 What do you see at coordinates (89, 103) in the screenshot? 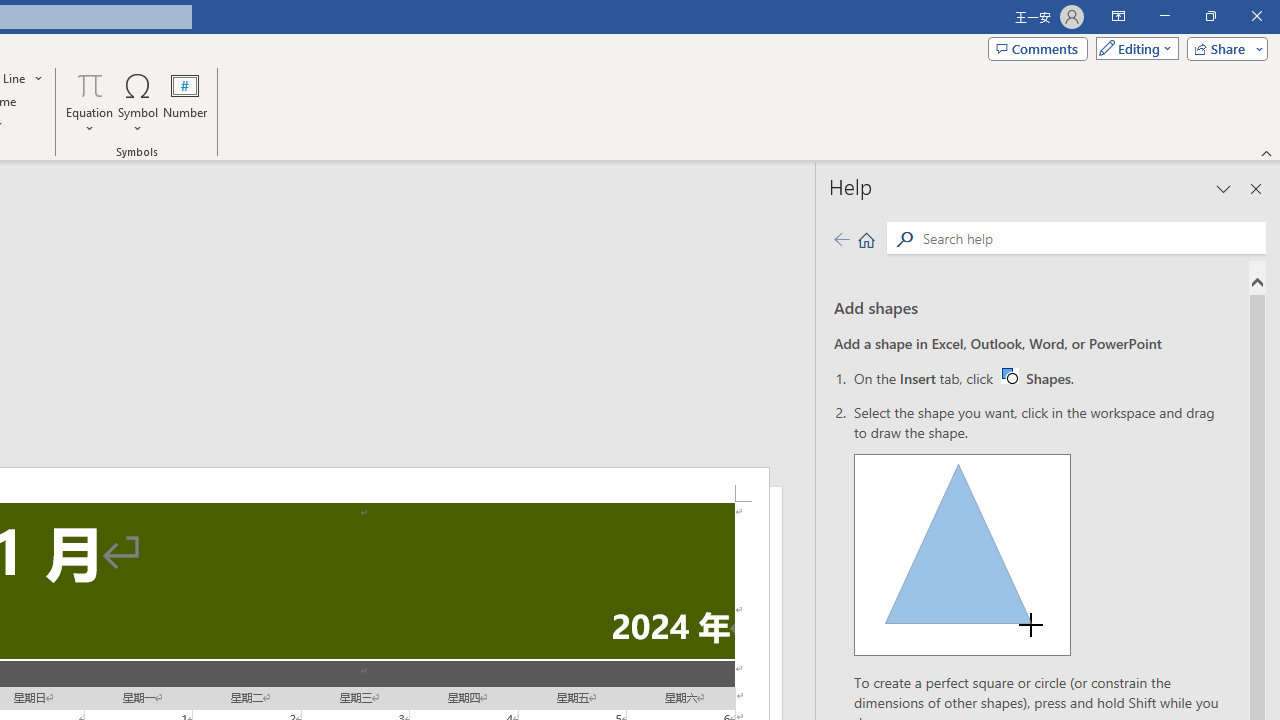
I see `'Equation'` at bounding box center [89, 103].